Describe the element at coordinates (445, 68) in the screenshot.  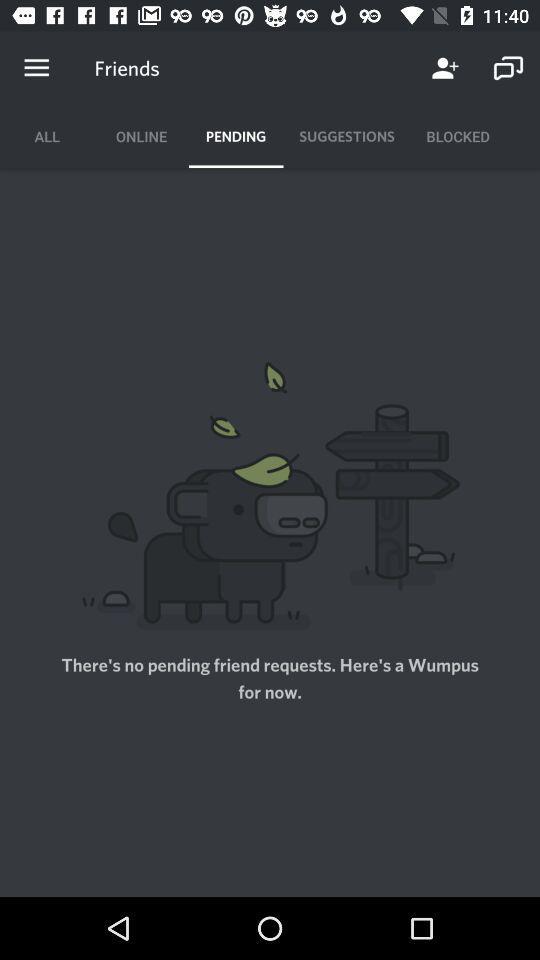
I see `icon to the right of the friends item` at that location.